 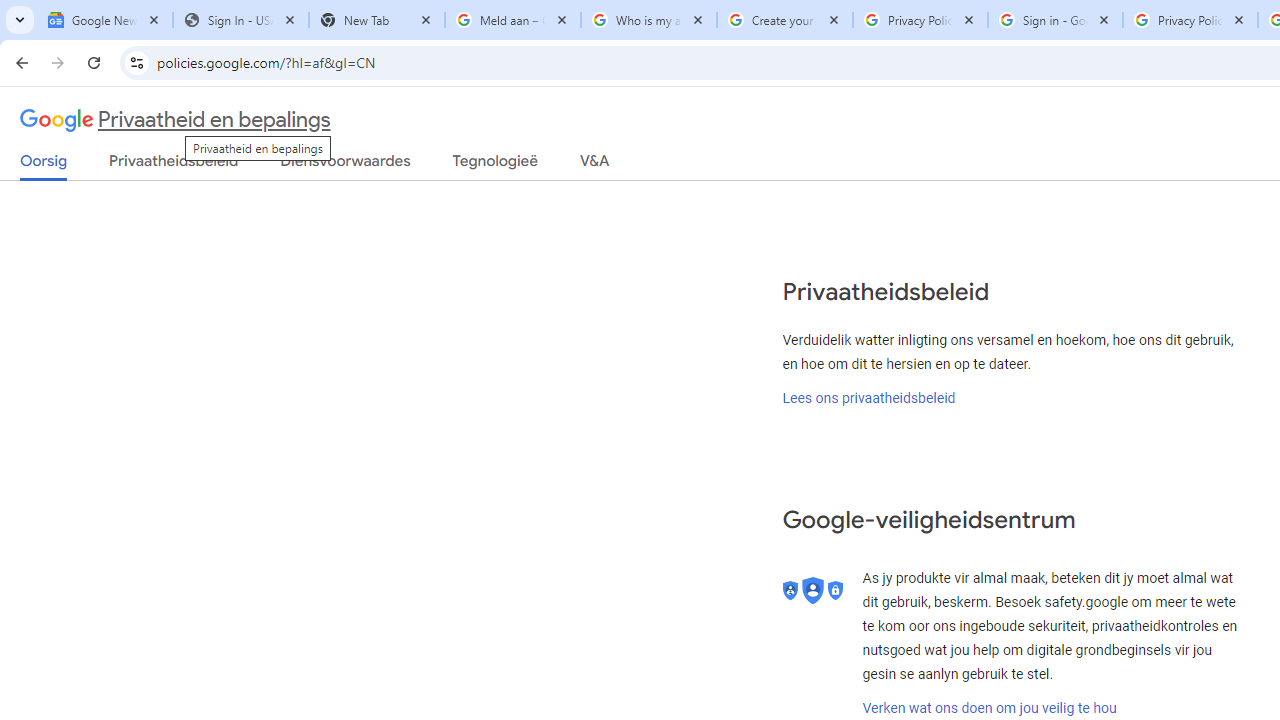 What do you see at coordinates (1054, 20) in the screenshot?
I see `'Sign in - Google Accounts'` at bounding box center [1054, 20].